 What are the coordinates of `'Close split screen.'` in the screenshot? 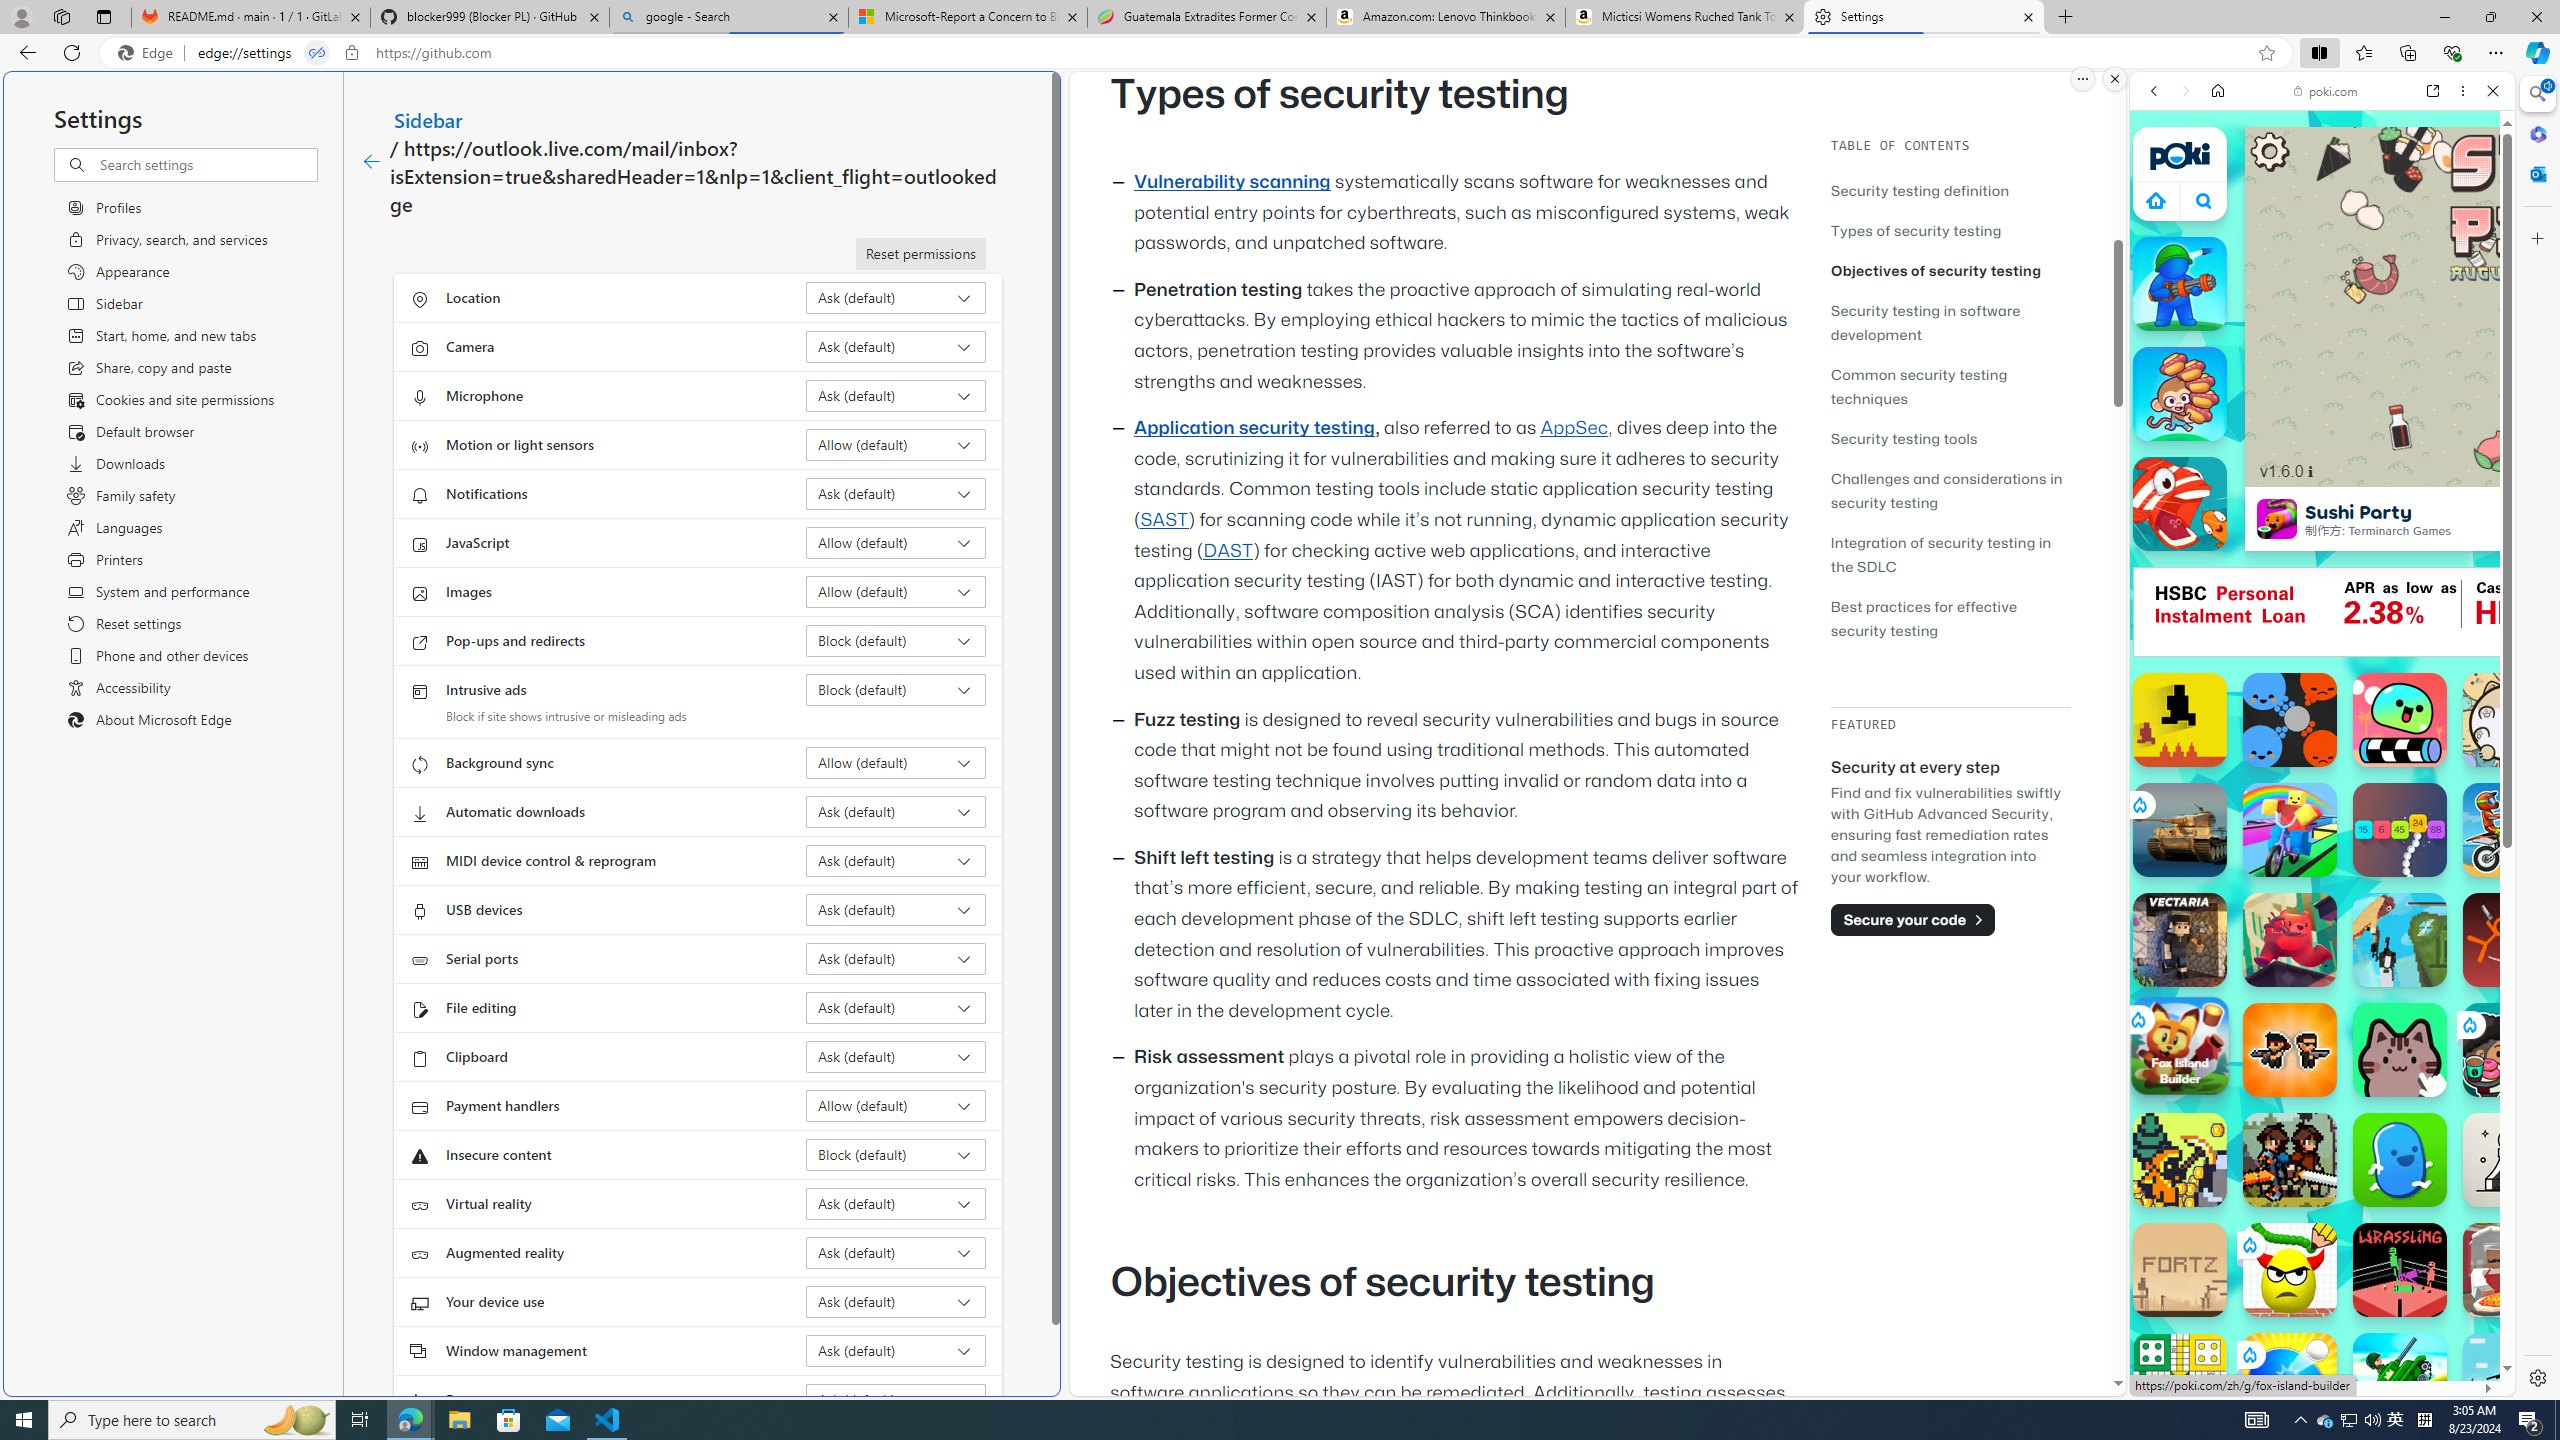 It's located at (2113, 78).